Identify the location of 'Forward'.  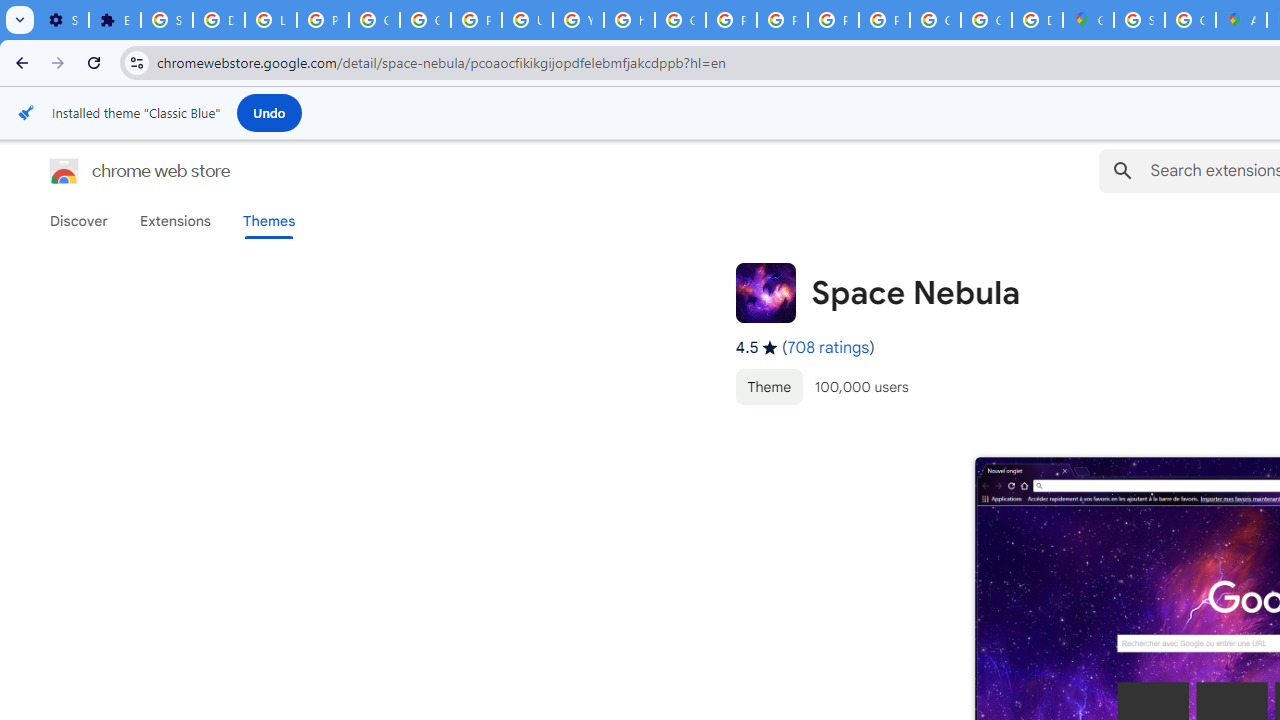
(58, 61).